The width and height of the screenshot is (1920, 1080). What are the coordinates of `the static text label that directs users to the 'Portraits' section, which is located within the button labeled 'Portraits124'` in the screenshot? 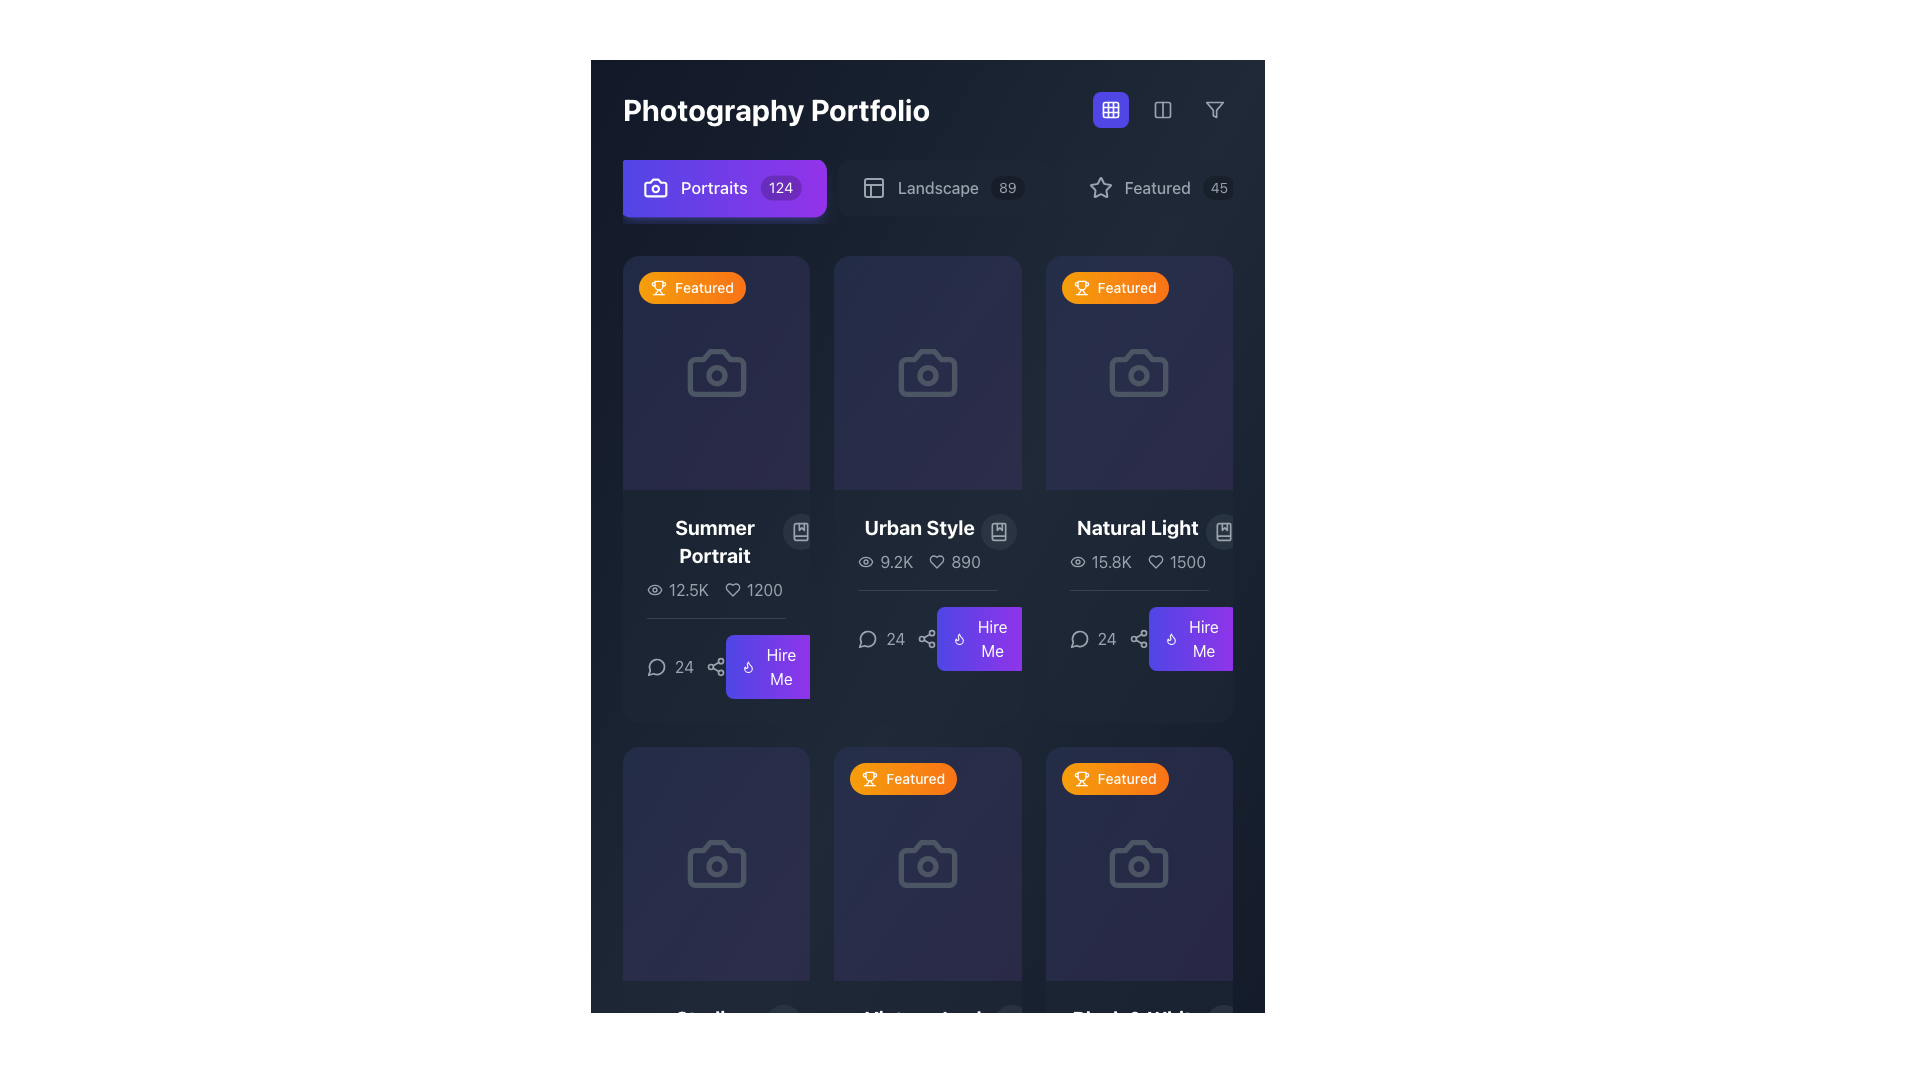 It's located at (714, 188).